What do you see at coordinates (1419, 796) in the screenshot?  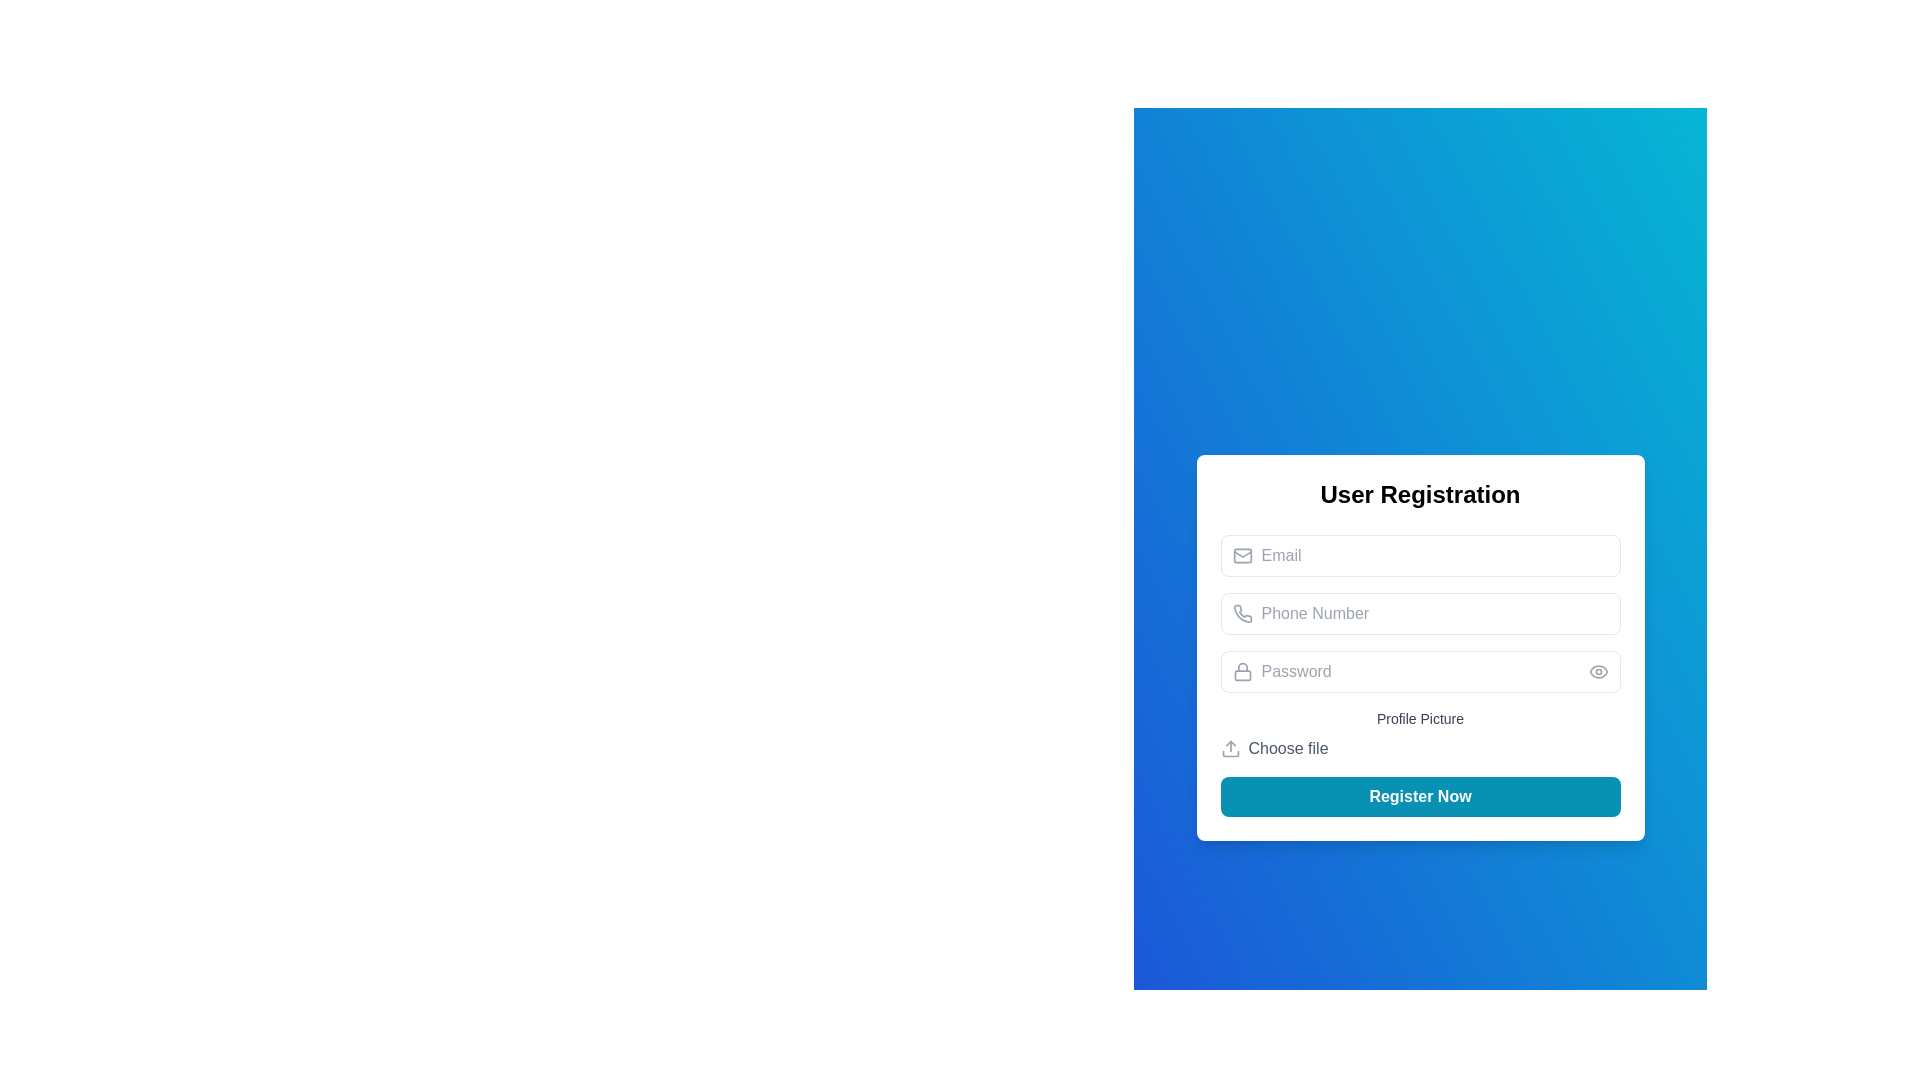 I see `the 'Register Now' button with a cyan background located at the bottom of the User Registration form` at bounding box center [1419, 796].